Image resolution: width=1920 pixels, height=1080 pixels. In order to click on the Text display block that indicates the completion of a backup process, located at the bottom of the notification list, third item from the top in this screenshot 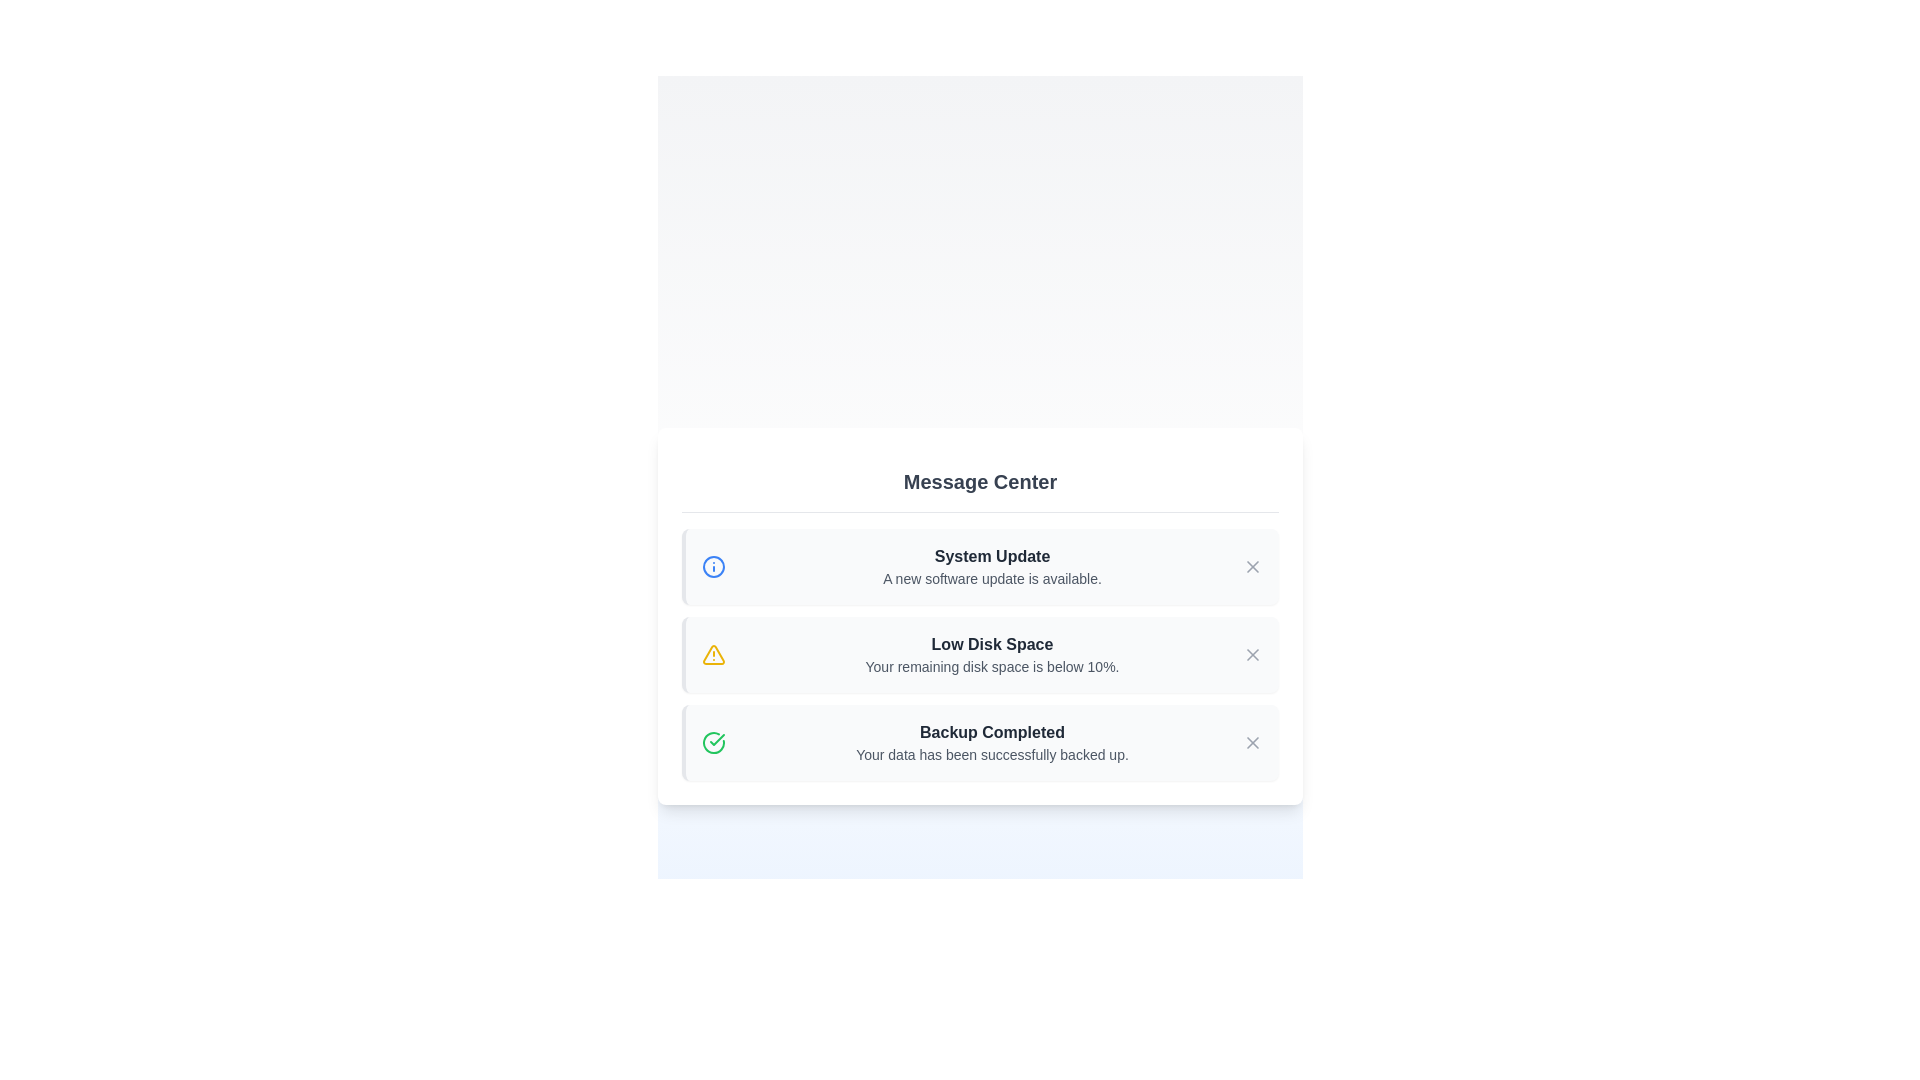, I will do `click(992, 742)`.